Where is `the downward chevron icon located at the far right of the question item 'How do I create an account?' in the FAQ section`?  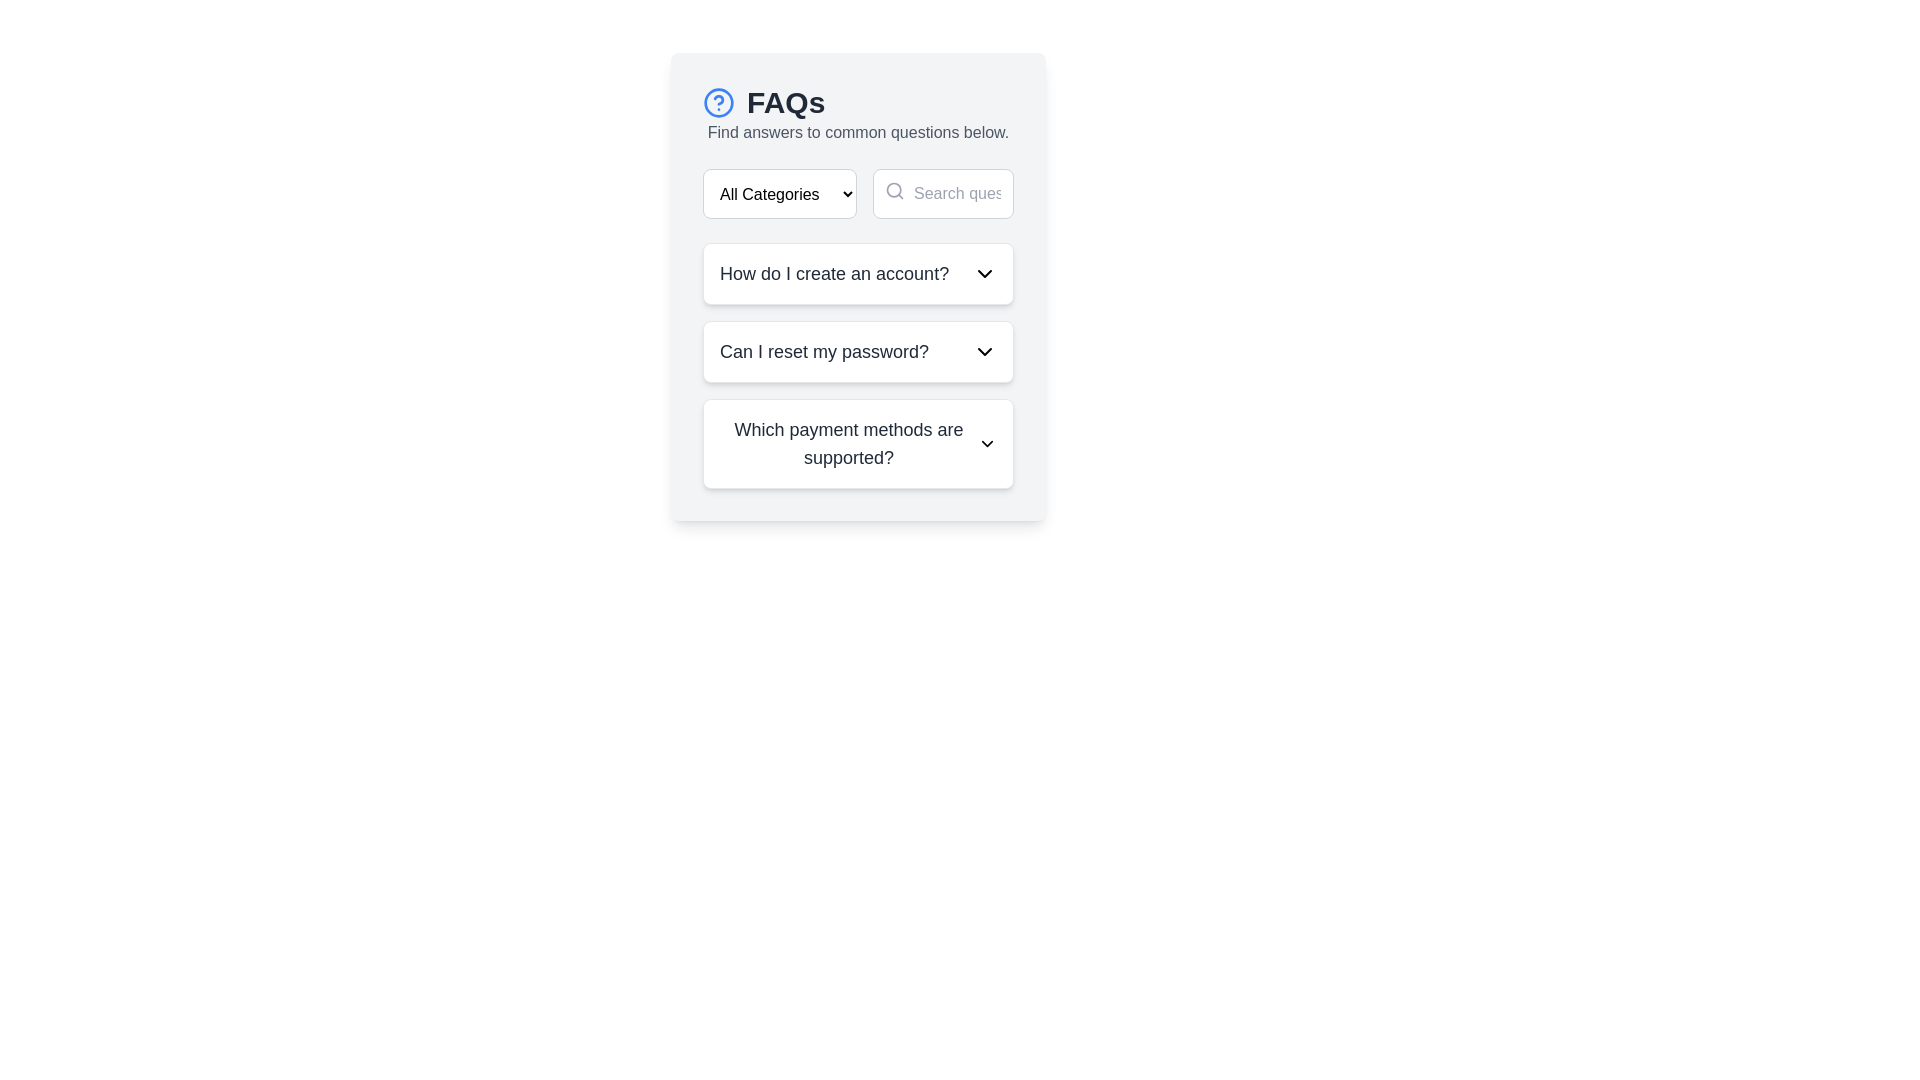
the downward chevron icon located at the far right of the question item 'How do I create an account?' in the FAQ section is located at coordinates (984, 273).